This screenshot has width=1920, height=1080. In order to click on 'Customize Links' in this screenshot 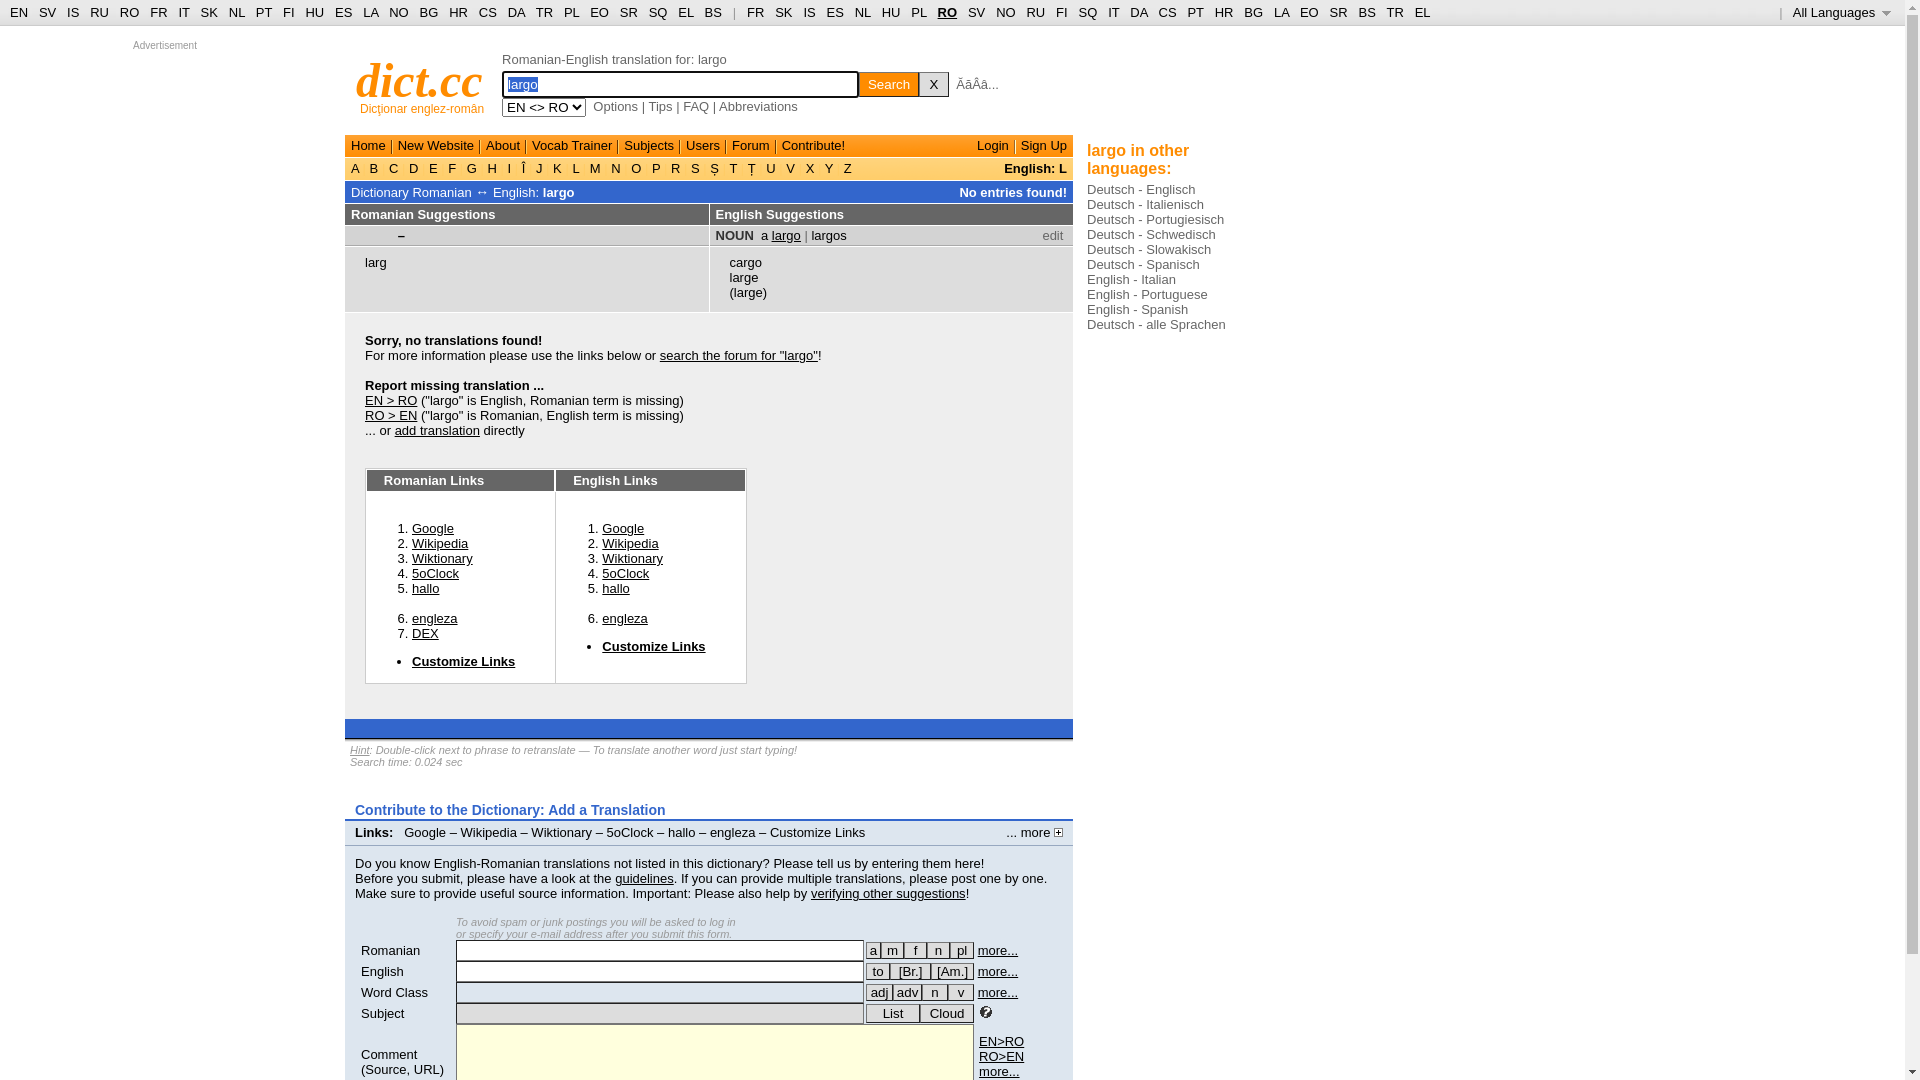, I will do `click(653, 646)`.